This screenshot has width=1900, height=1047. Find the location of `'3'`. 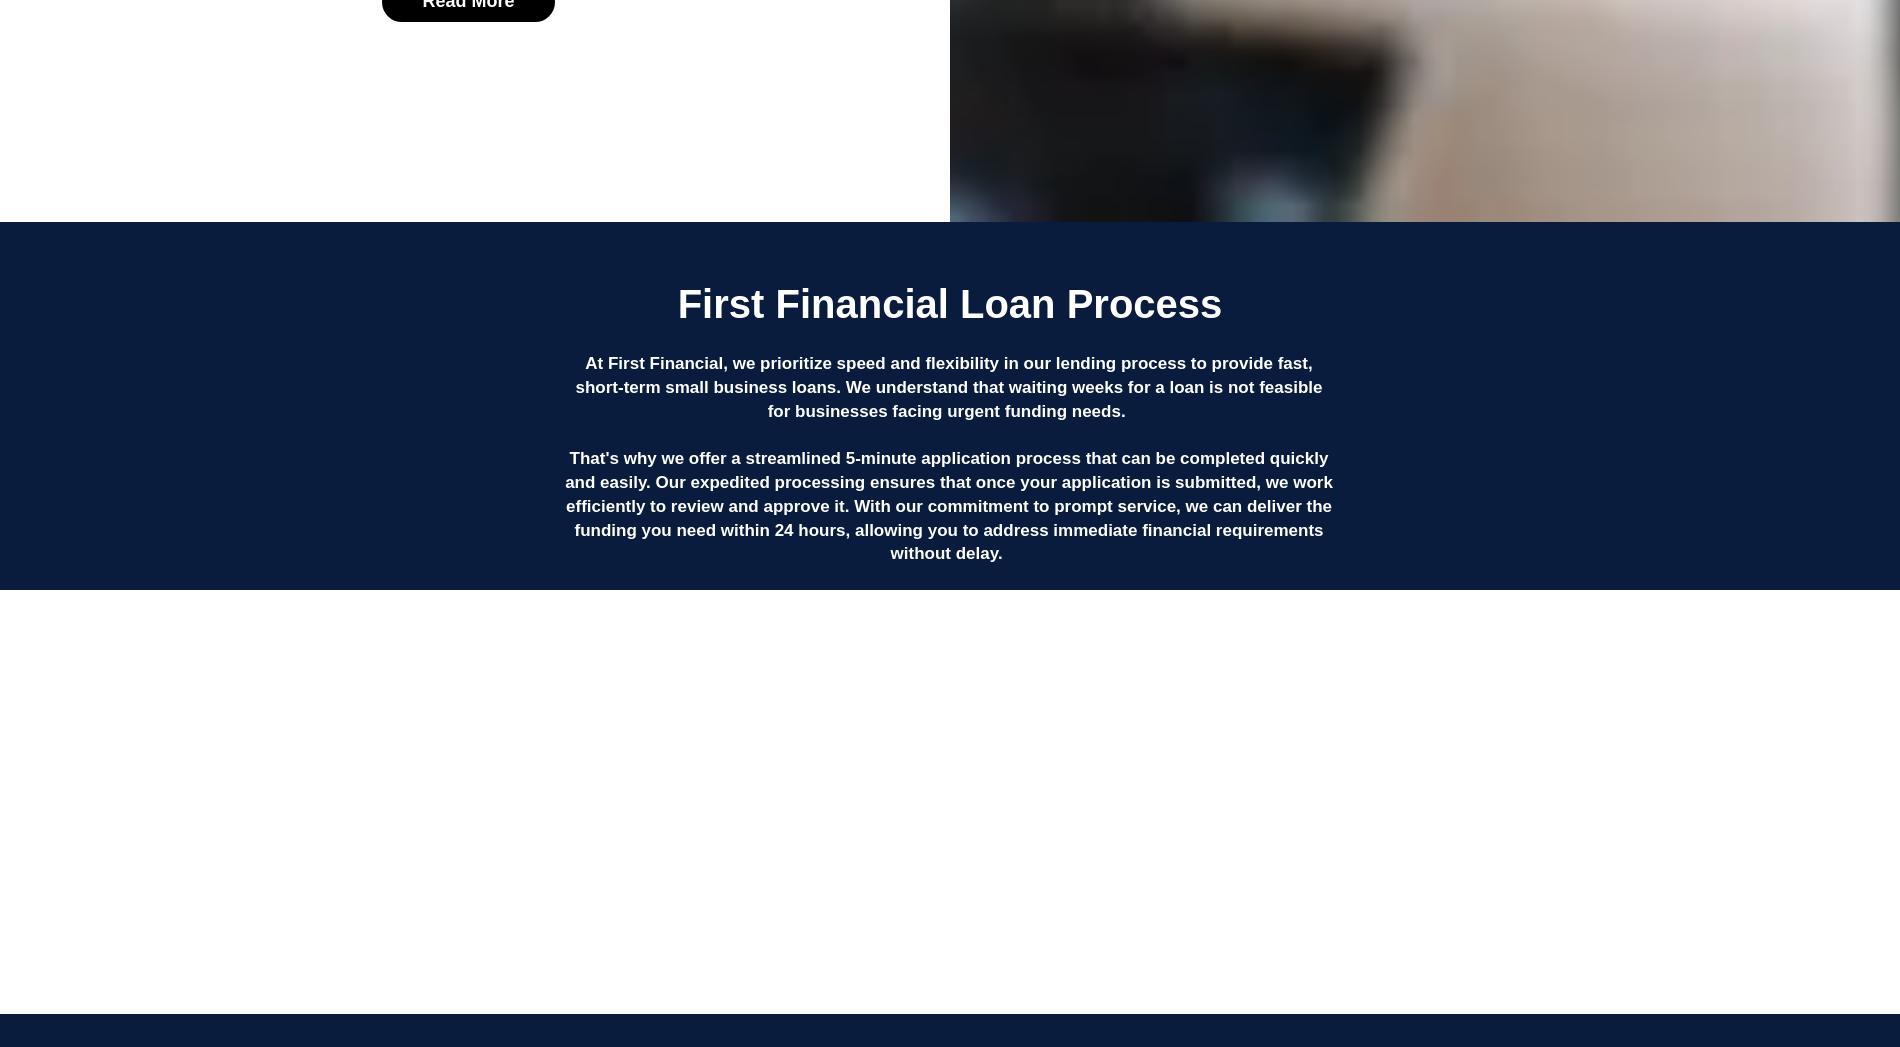

'3' is located at coordinates (1085, 779).